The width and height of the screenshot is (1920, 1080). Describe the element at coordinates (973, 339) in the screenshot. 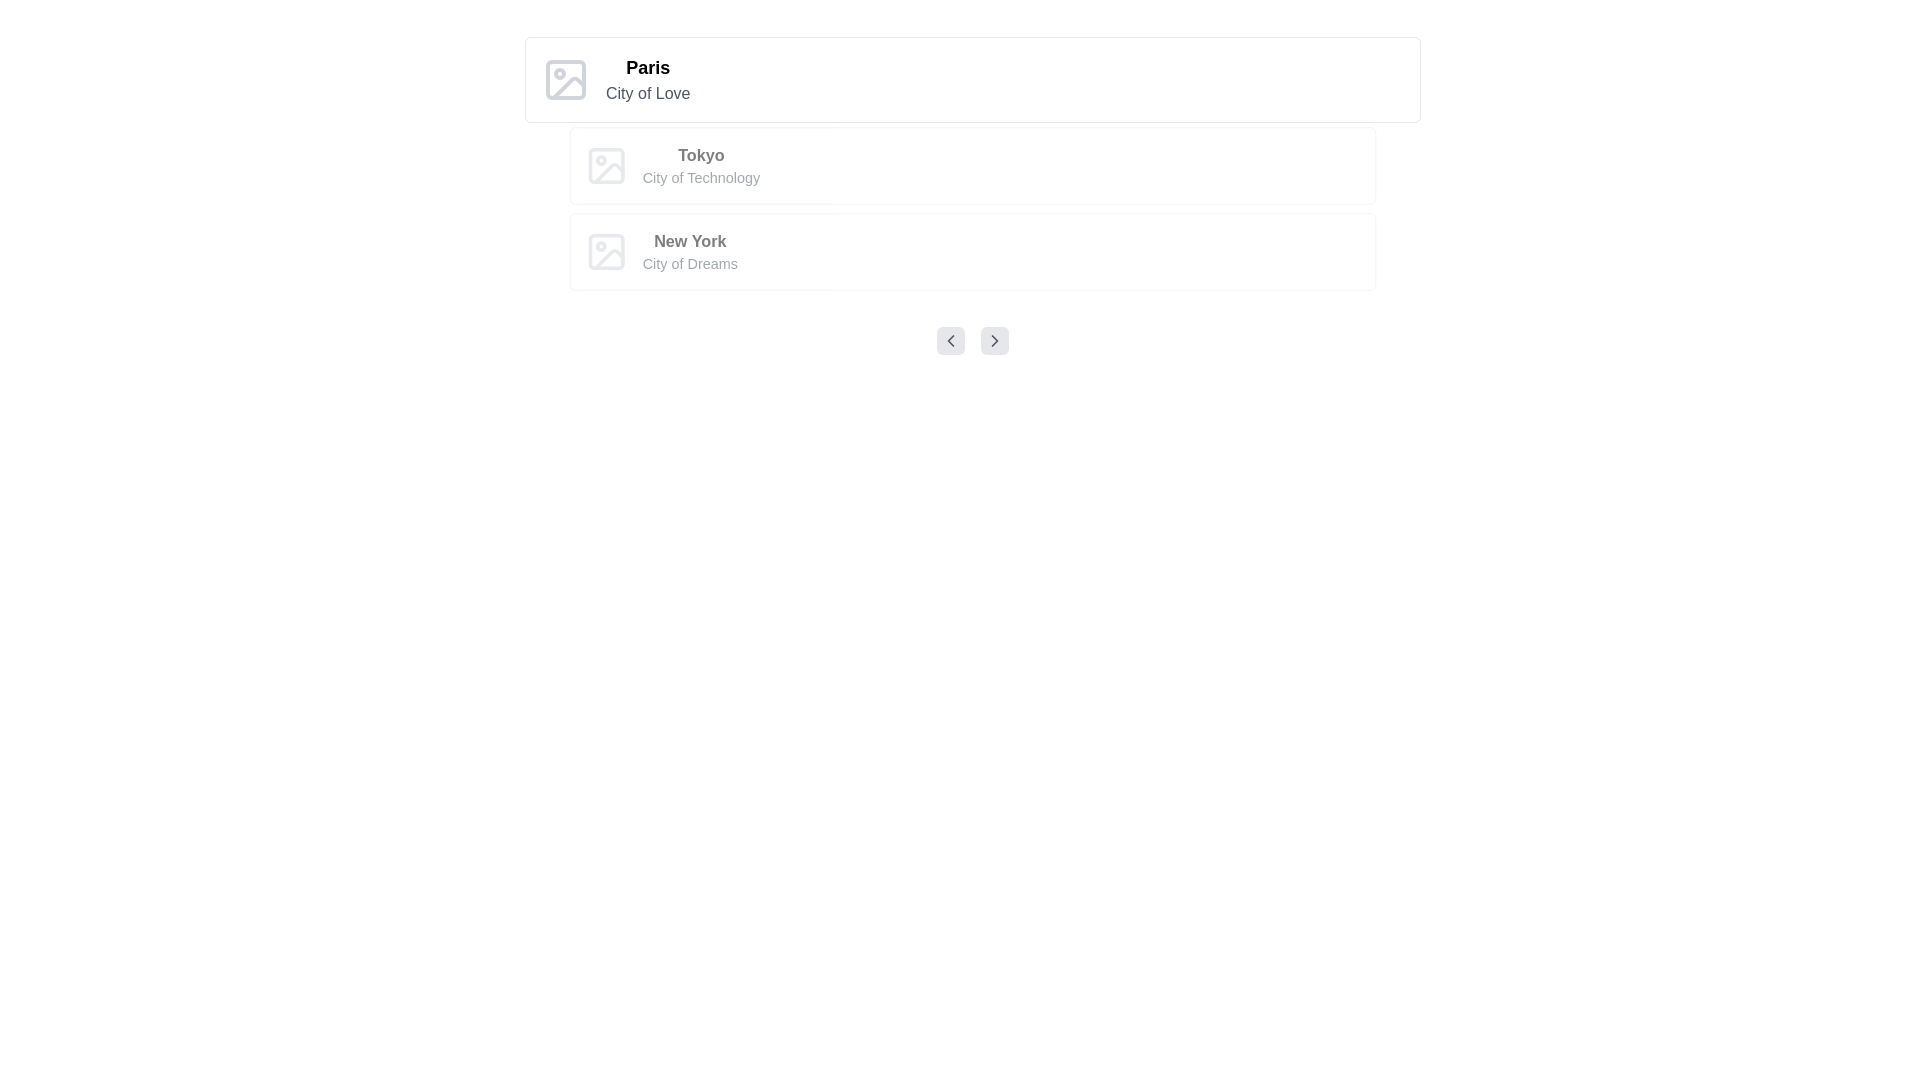

I see `the right arrow of the Carousel navigation control, positioned centrally below the city items 'Paris', 'Tokyo', and 'New York'` at that location.